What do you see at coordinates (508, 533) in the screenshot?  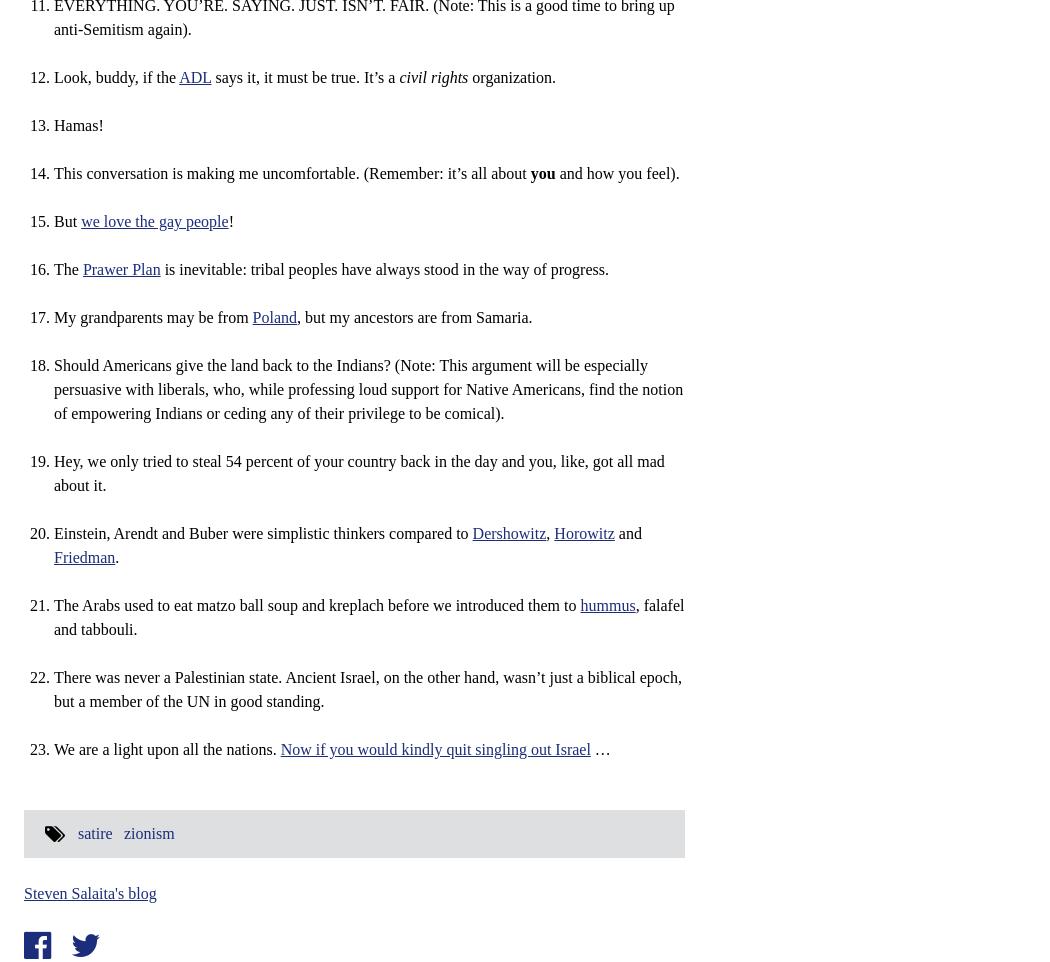 I see `'Dershowitz'` at bounding box center [508, 533].